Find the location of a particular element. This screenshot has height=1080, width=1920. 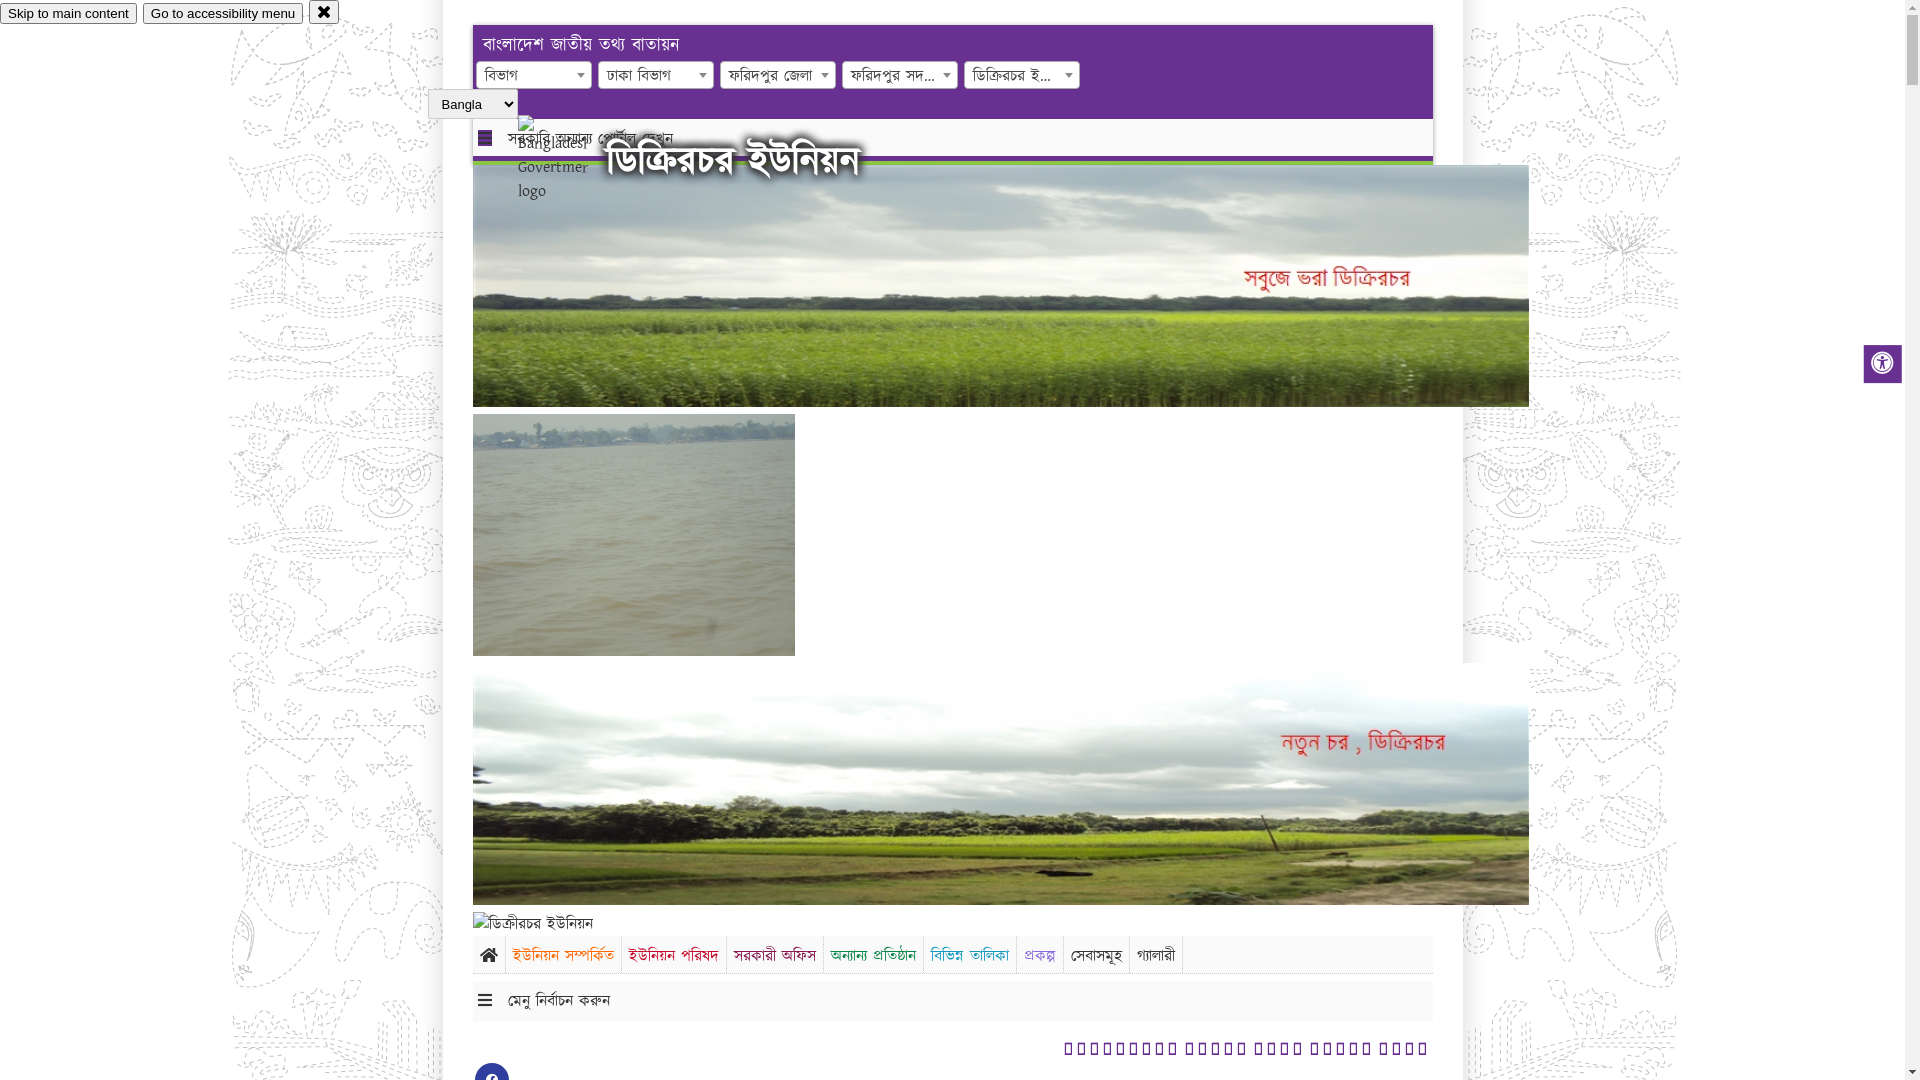

' is located at coordinates (569, 157).